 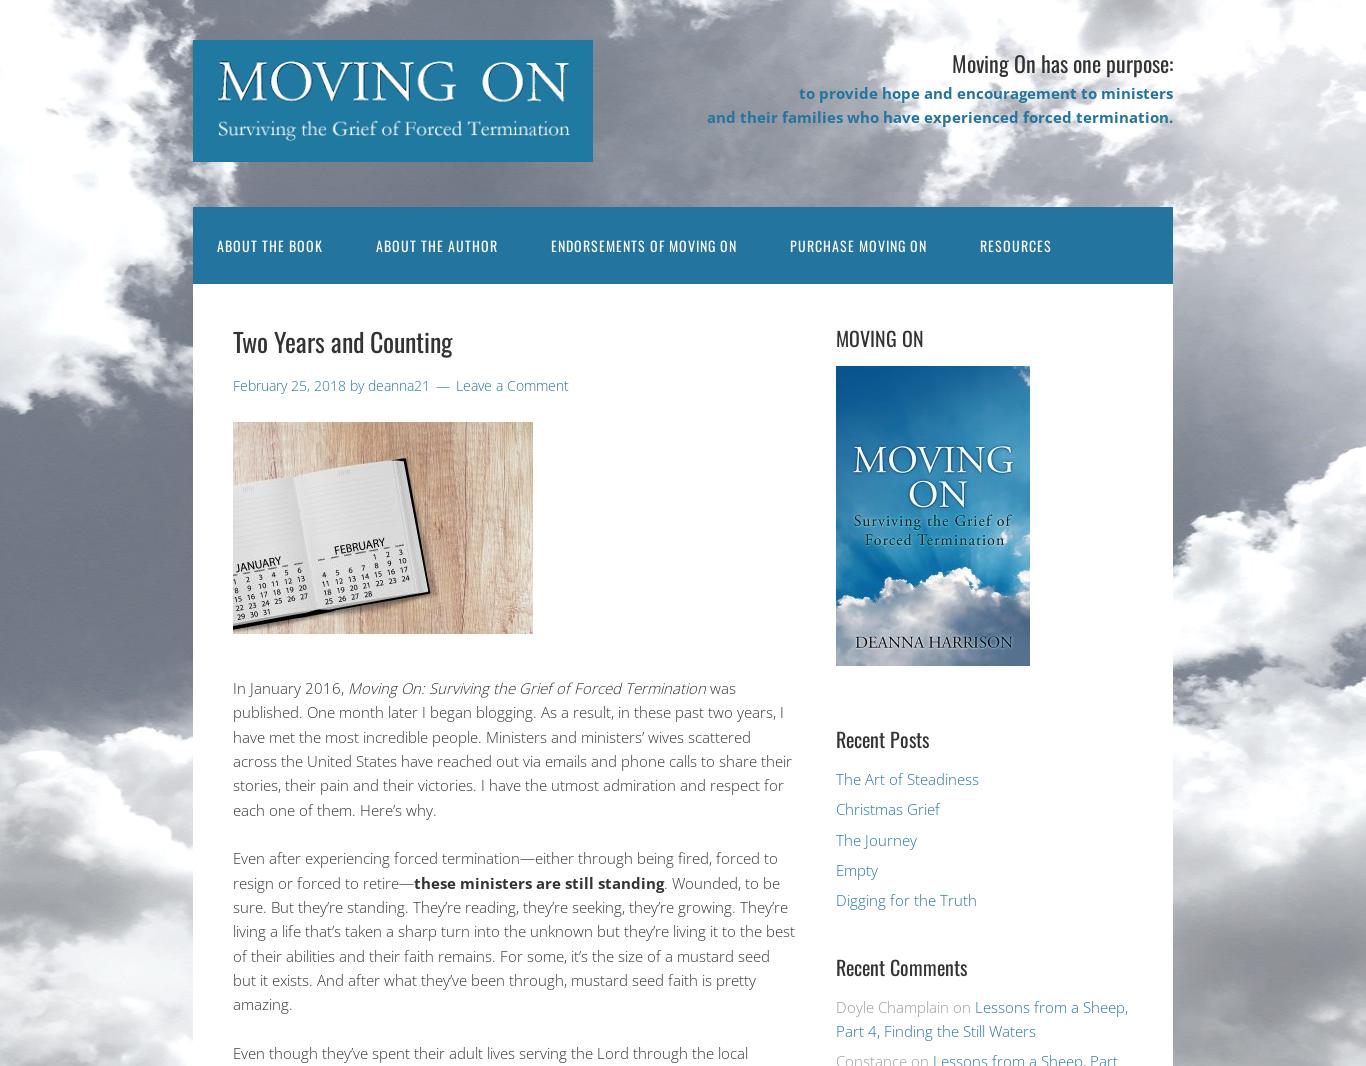 What do you see at coordinates (512, 384) in the screenshot?
I see `'Leave a Comment'` at bounding box center [512, 384].